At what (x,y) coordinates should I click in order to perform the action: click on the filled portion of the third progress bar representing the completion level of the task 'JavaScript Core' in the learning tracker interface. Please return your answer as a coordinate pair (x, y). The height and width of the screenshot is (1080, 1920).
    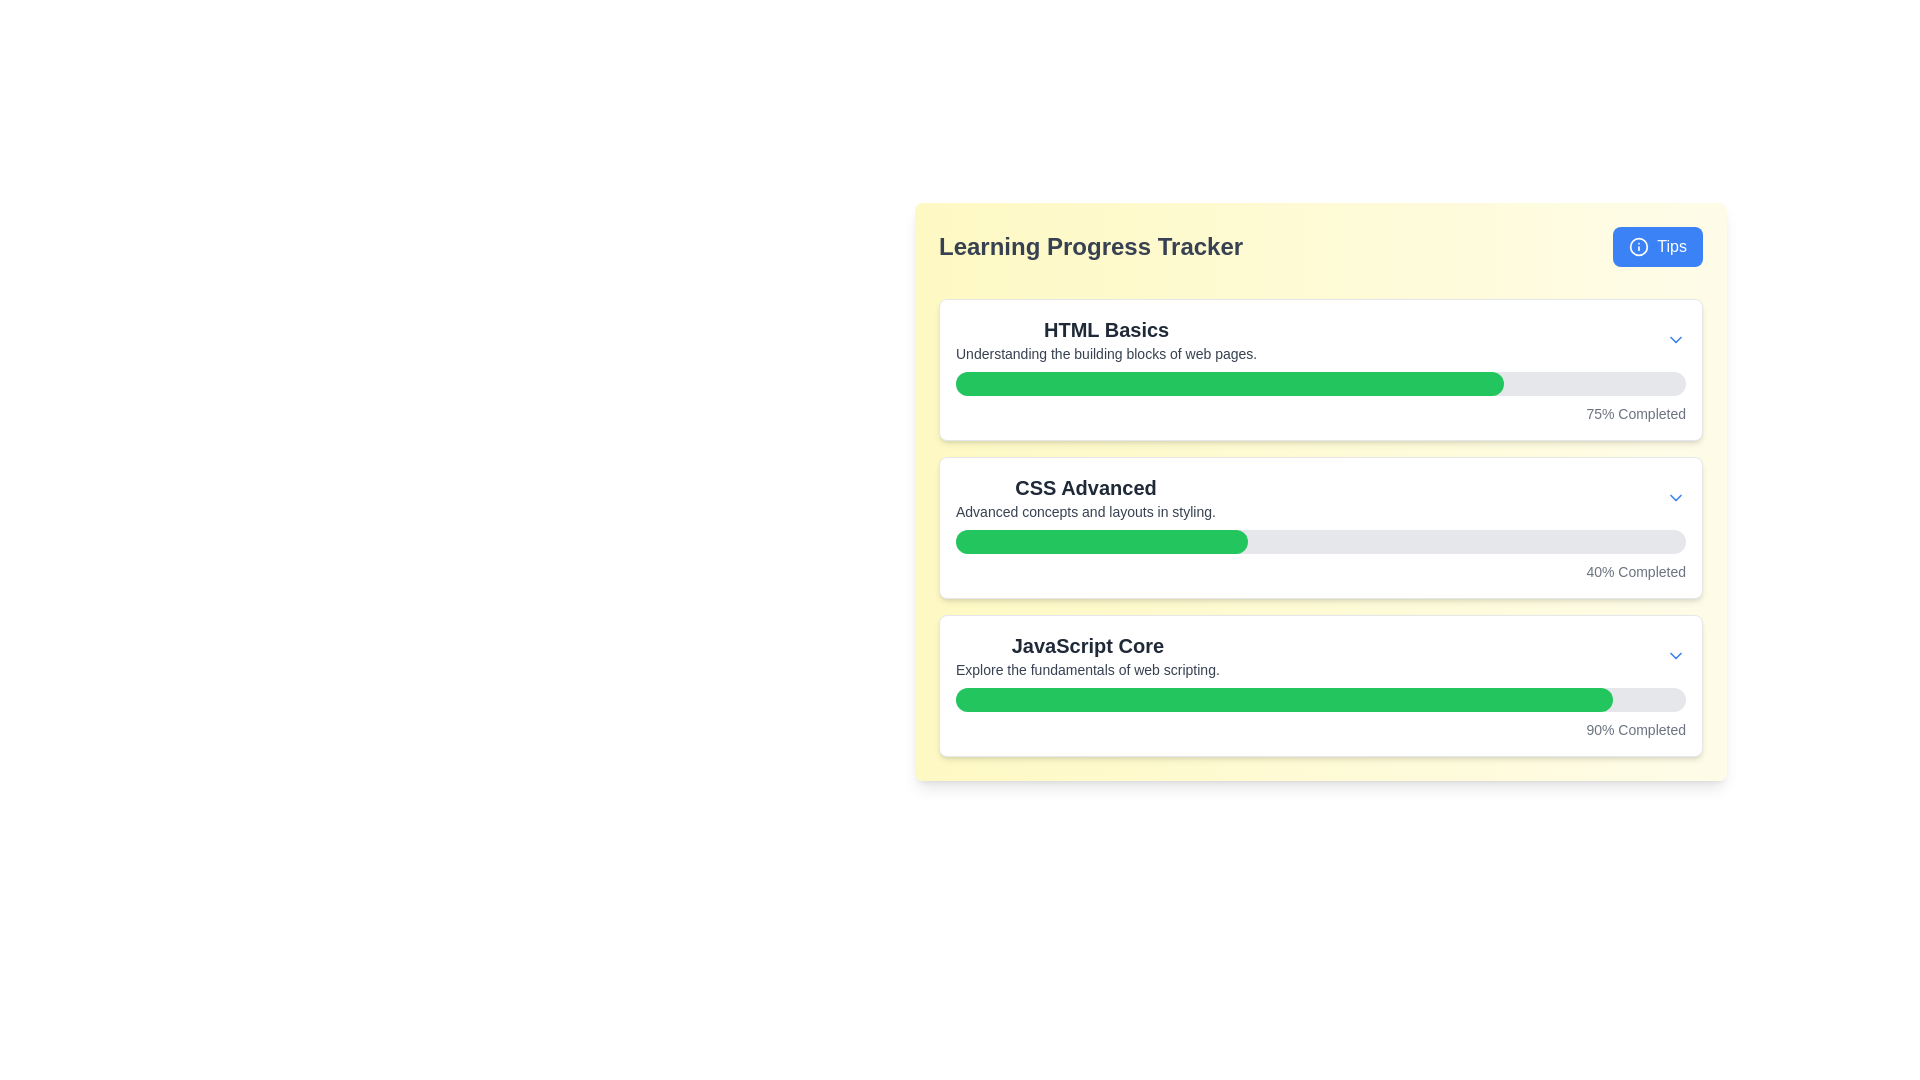
    Looking at the image, I should click on (1284, 698).